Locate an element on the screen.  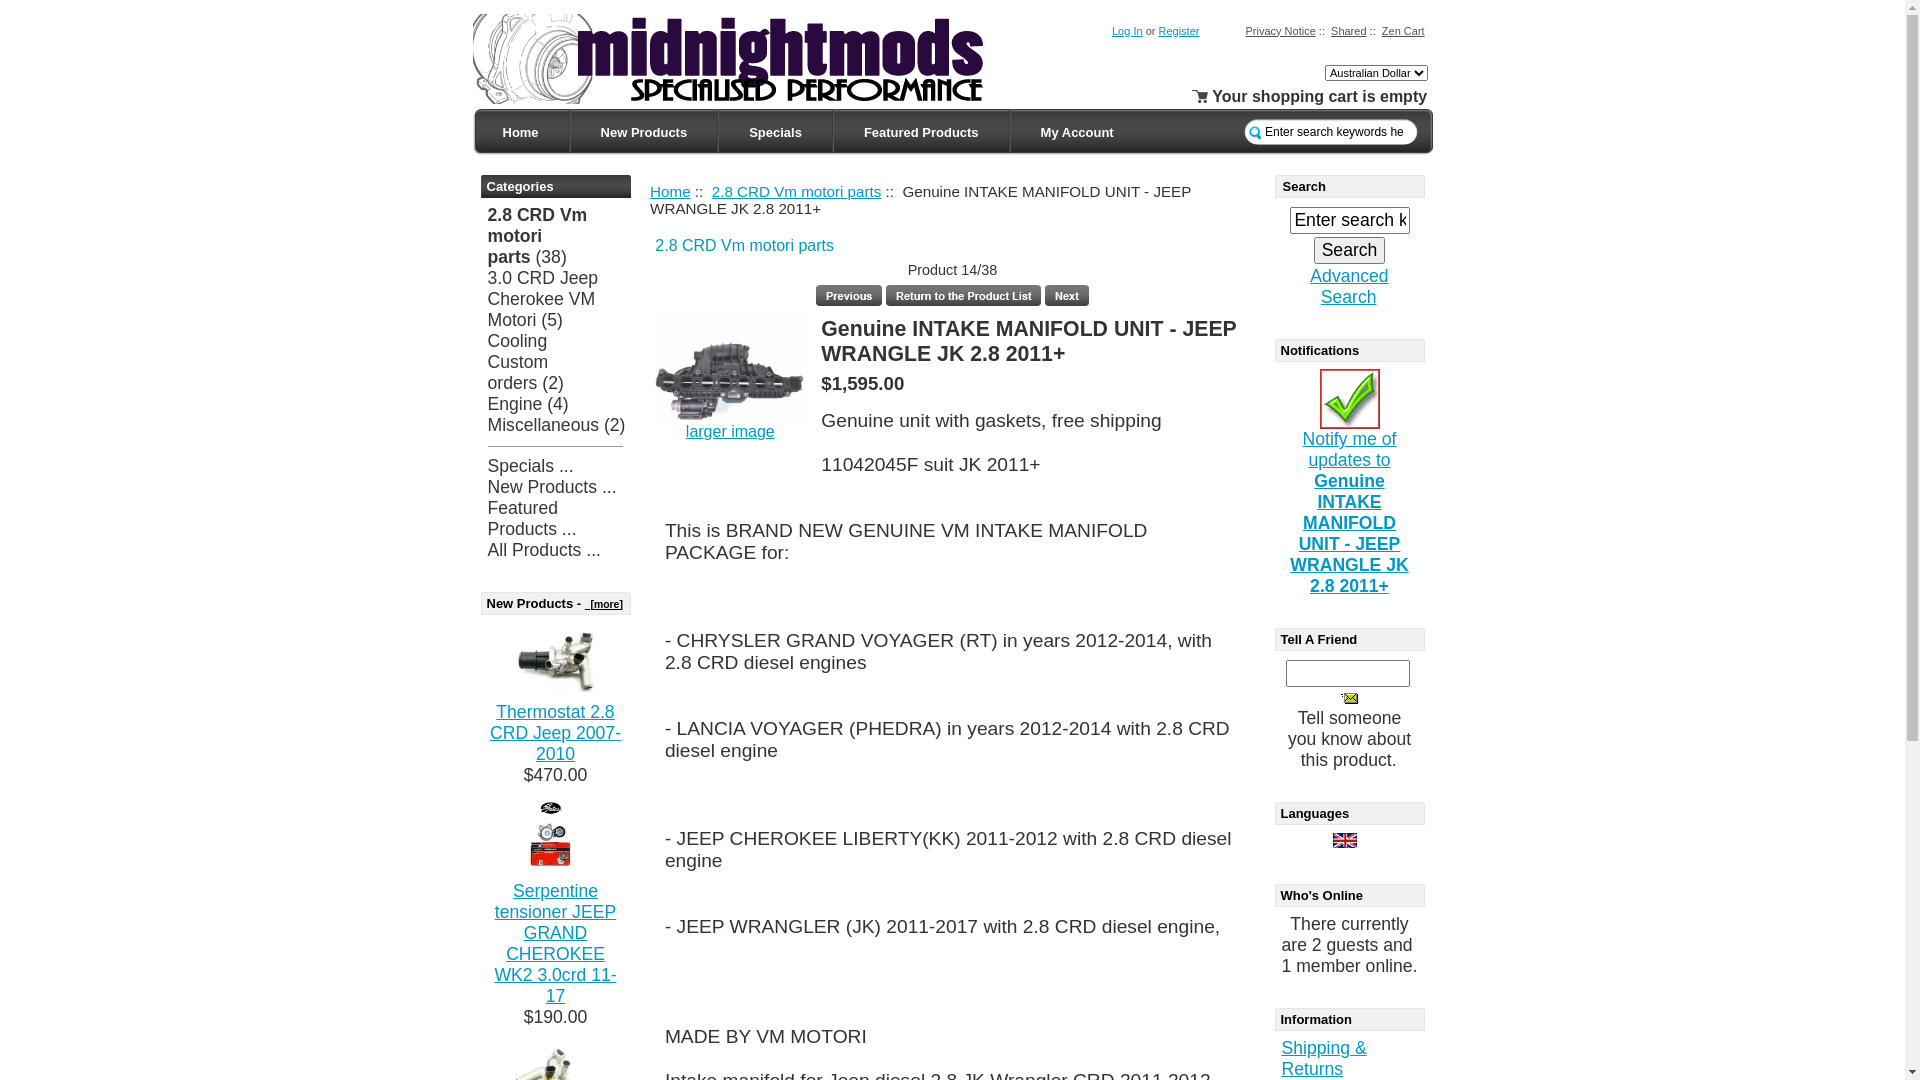
'Featured Products ...' is located at coordinates (532, 517).